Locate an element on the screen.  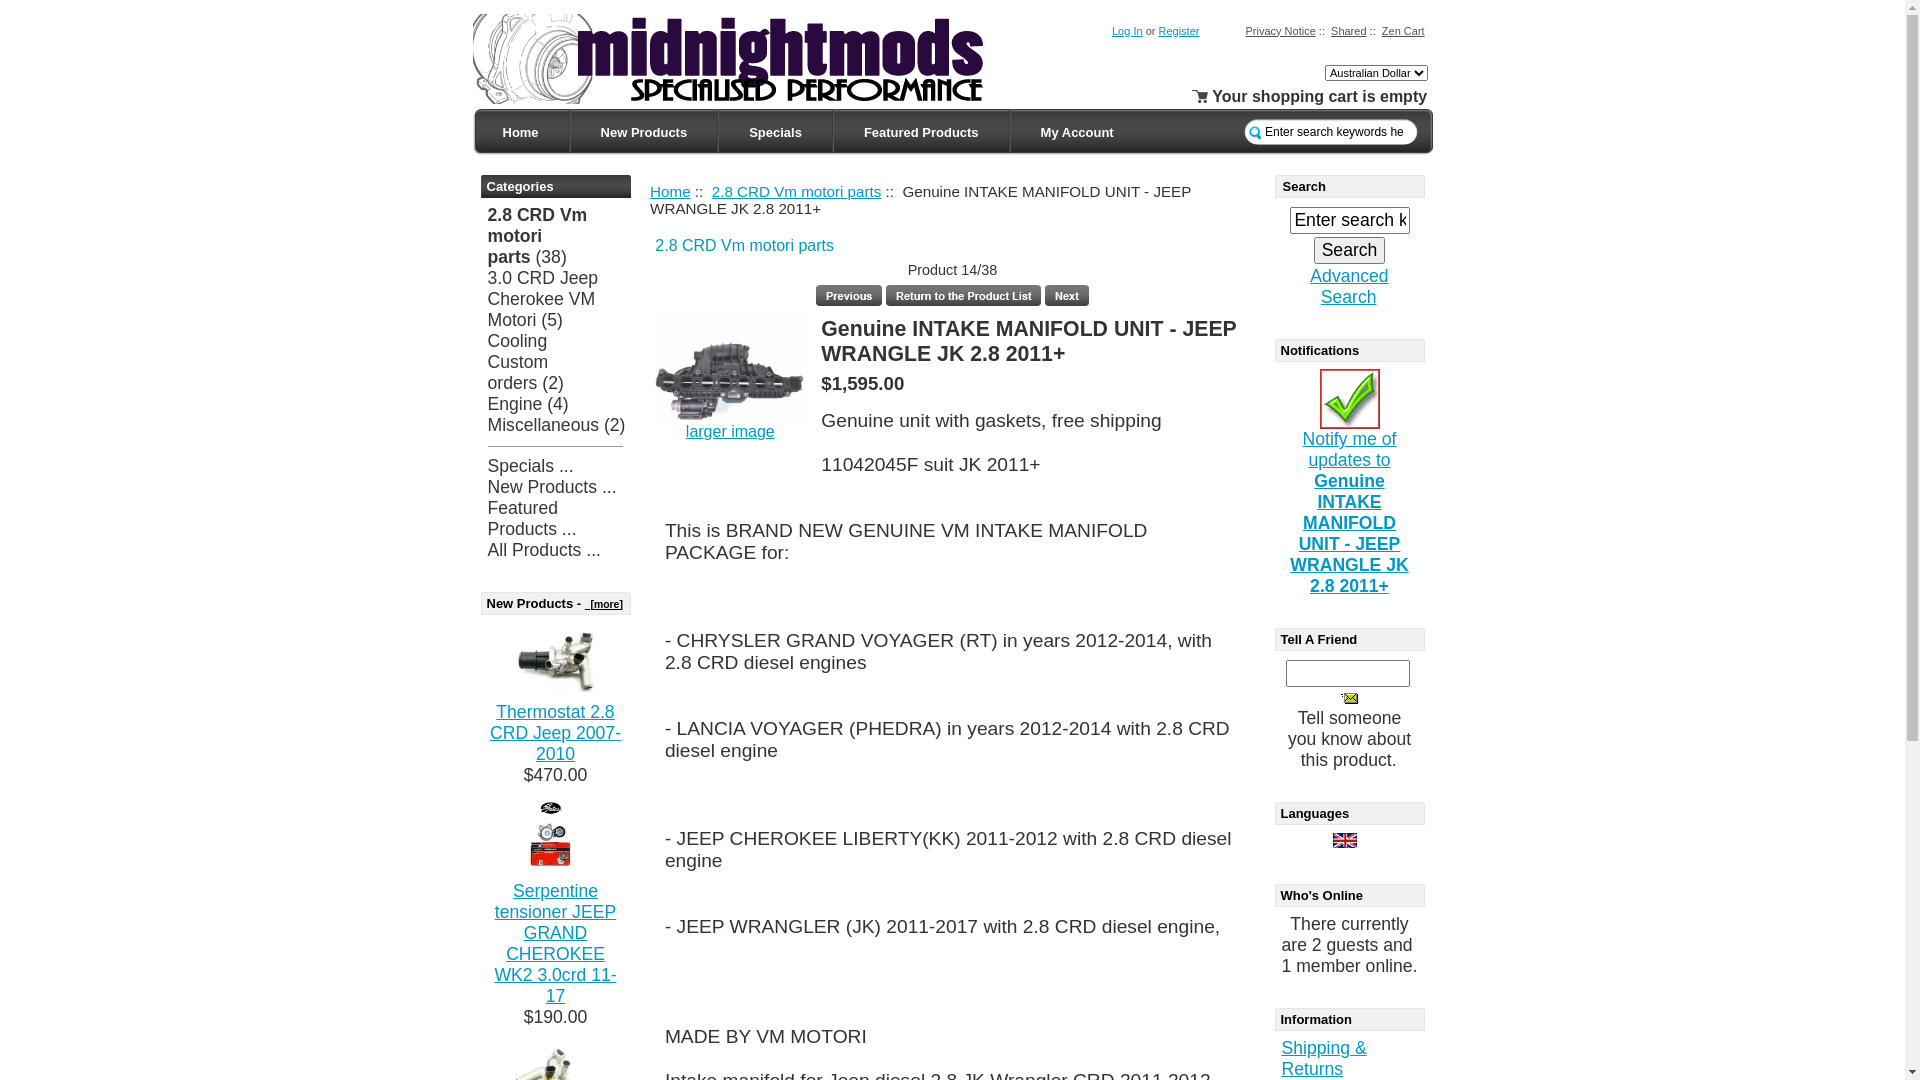
'Featured Products ...' is located at coordinates (532, 517).